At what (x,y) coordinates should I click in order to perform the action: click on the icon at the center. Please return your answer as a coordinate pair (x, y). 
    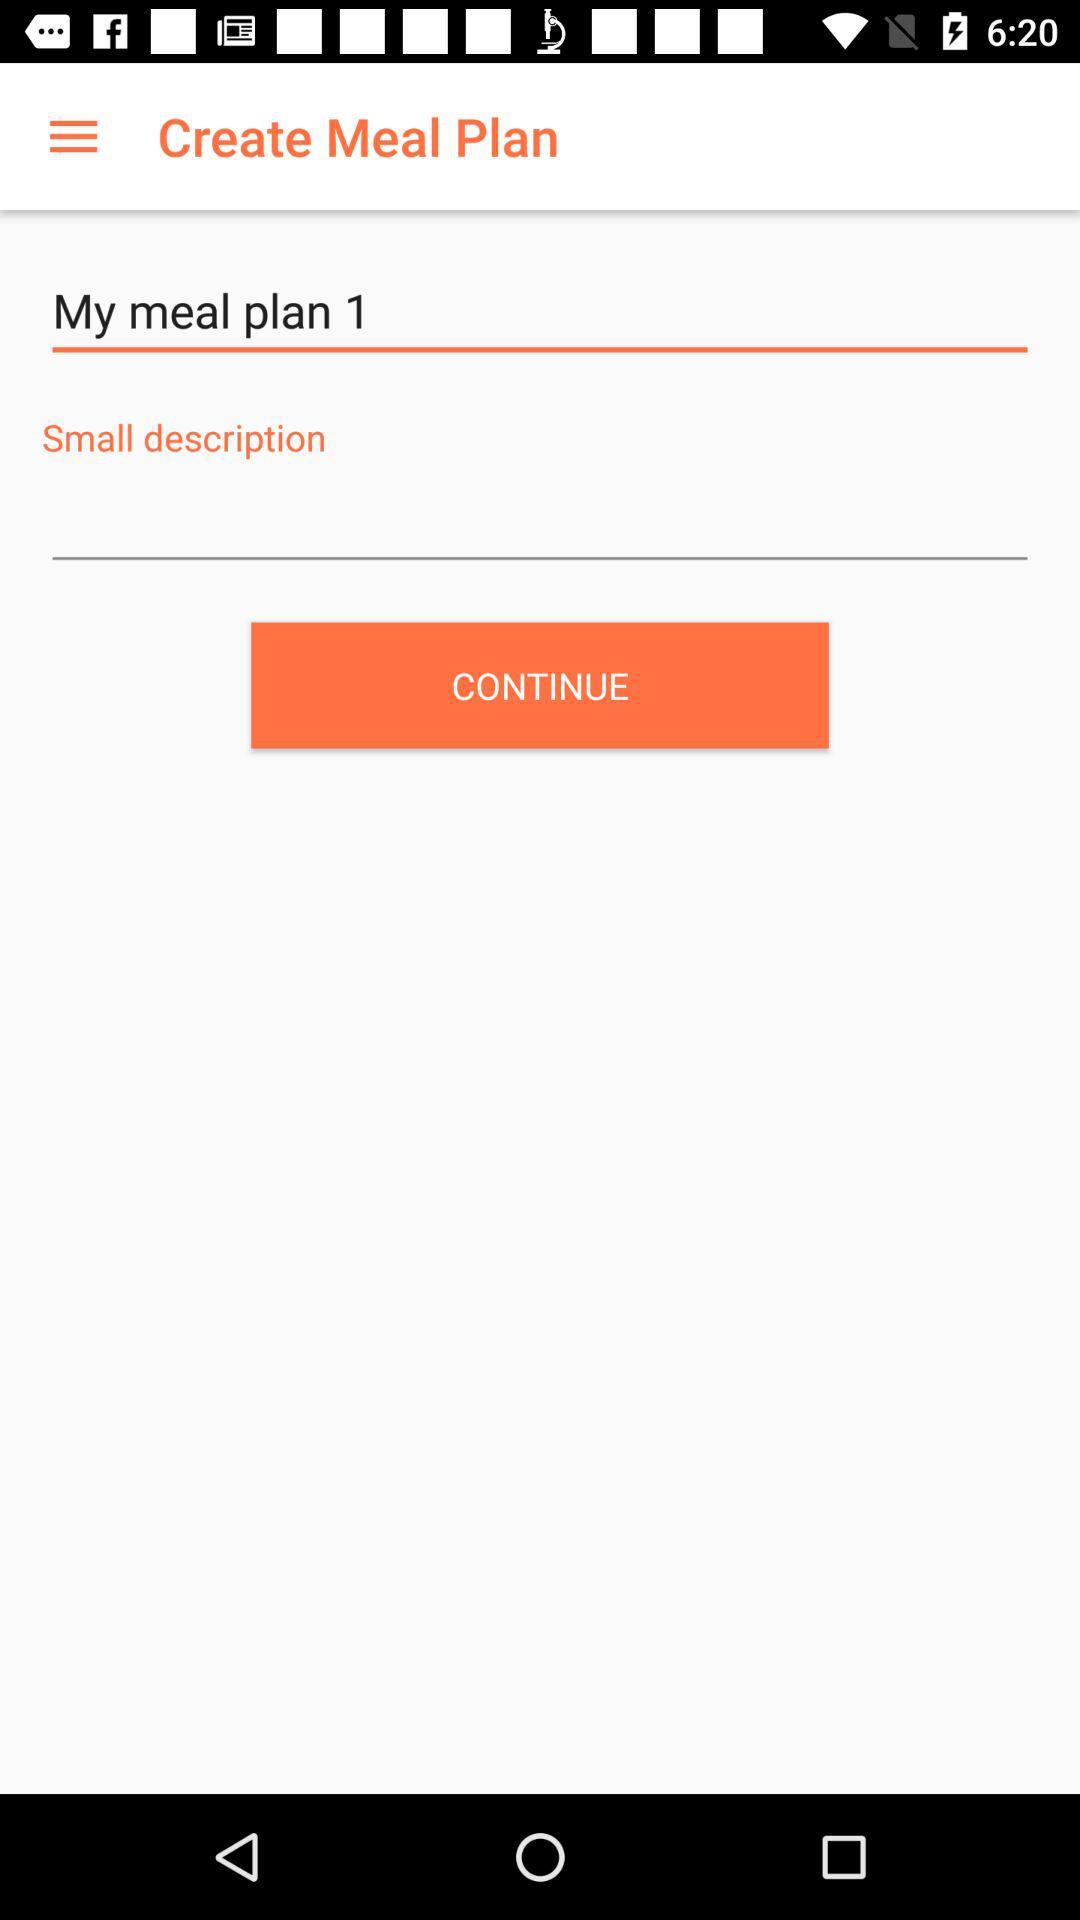
    Looking at the image, I should click on (540, 685).